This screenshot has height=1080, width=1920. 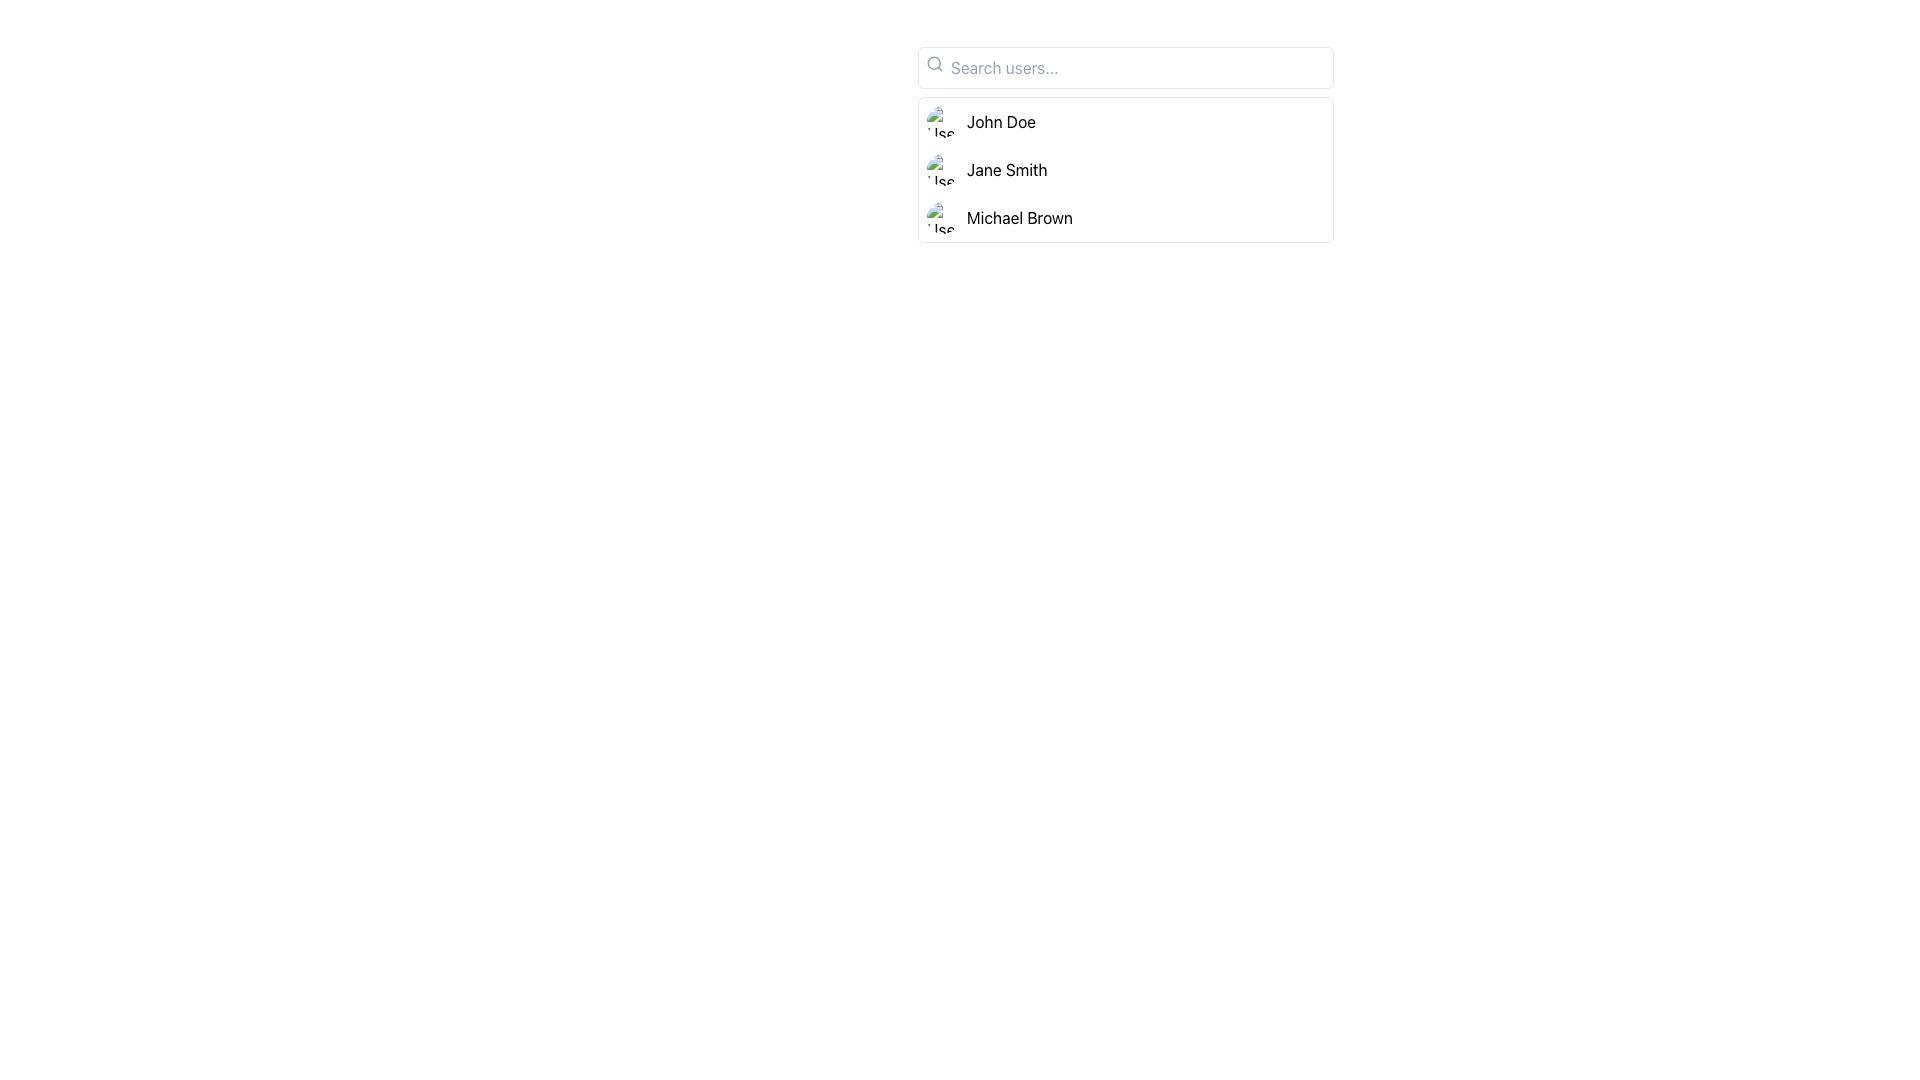 What do you see at coordinates (941, 218) in the screenshot?
I see `the user profile image representing 'Michael Brown'` at bounding box center [941, 218].